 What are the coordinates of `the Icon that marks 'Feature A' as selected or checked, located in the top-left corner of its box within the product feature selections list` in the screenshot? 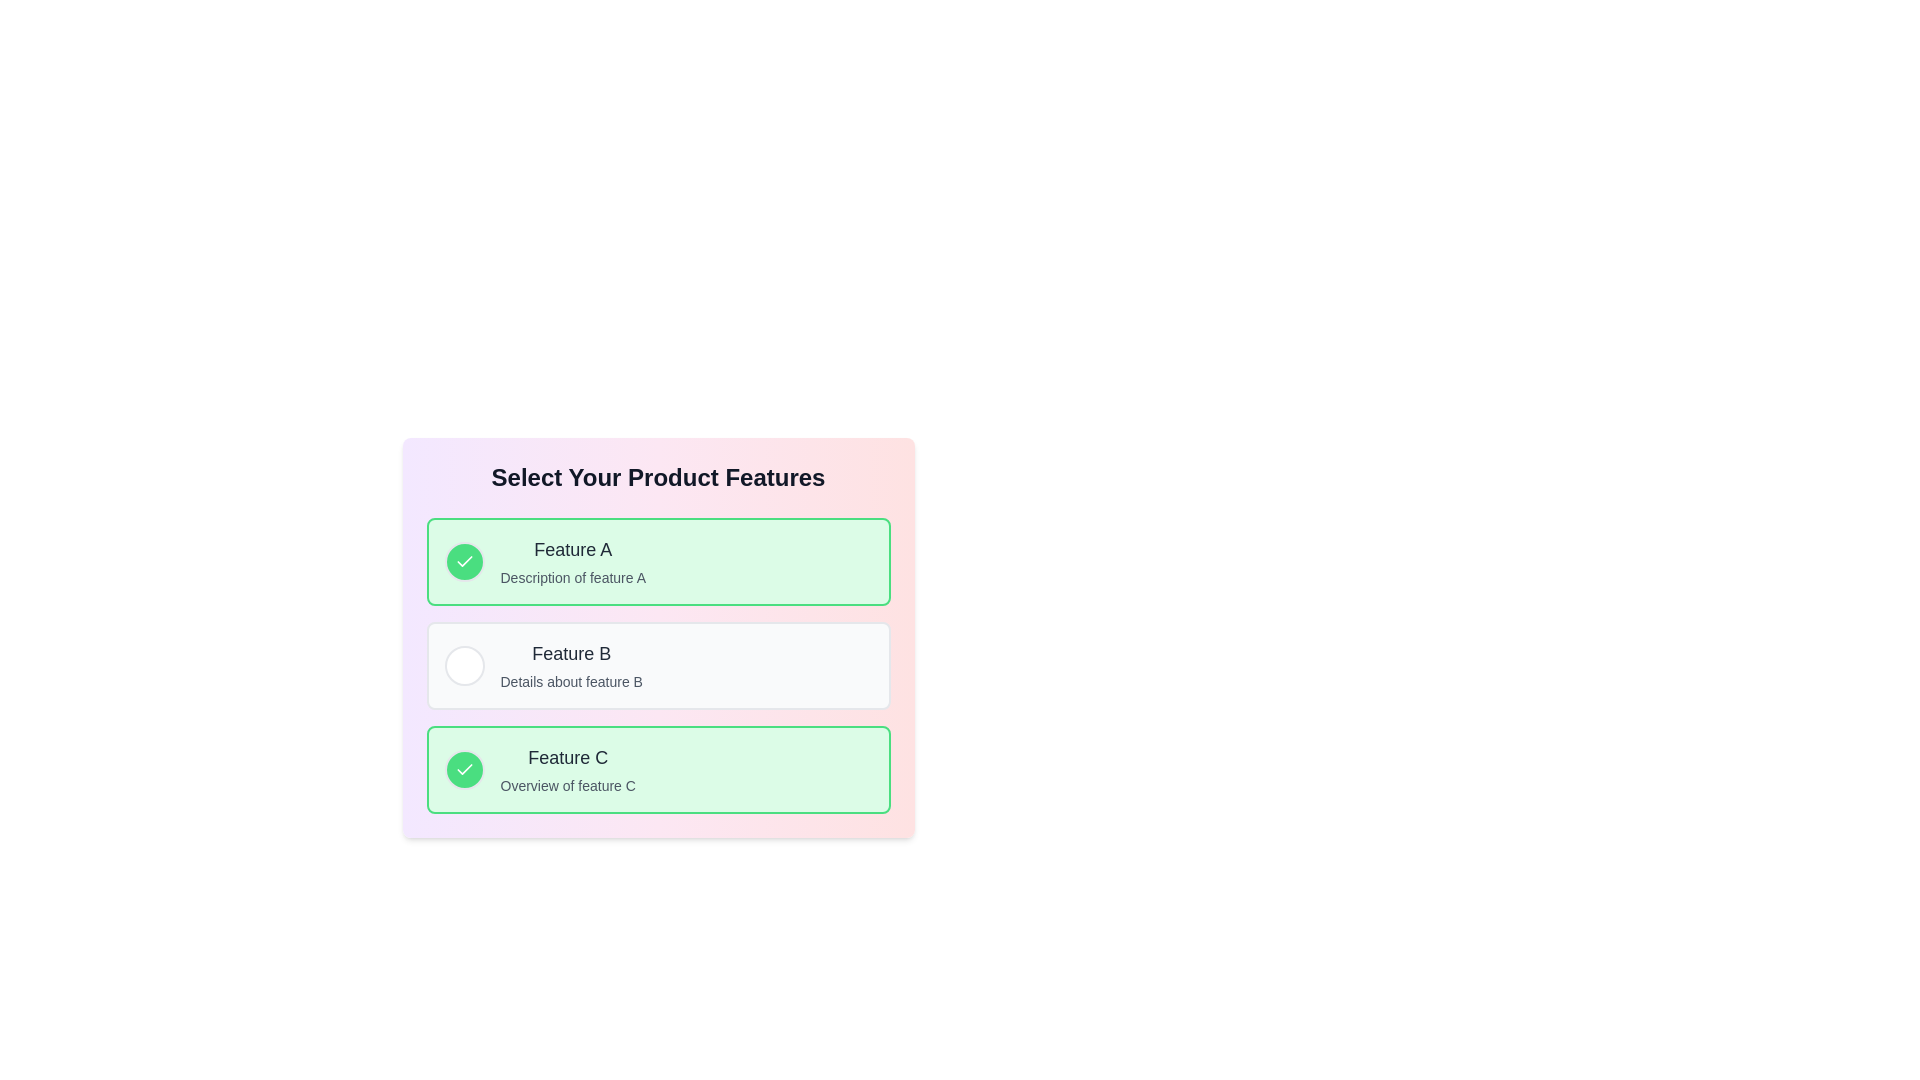 It's located at (463, 768).